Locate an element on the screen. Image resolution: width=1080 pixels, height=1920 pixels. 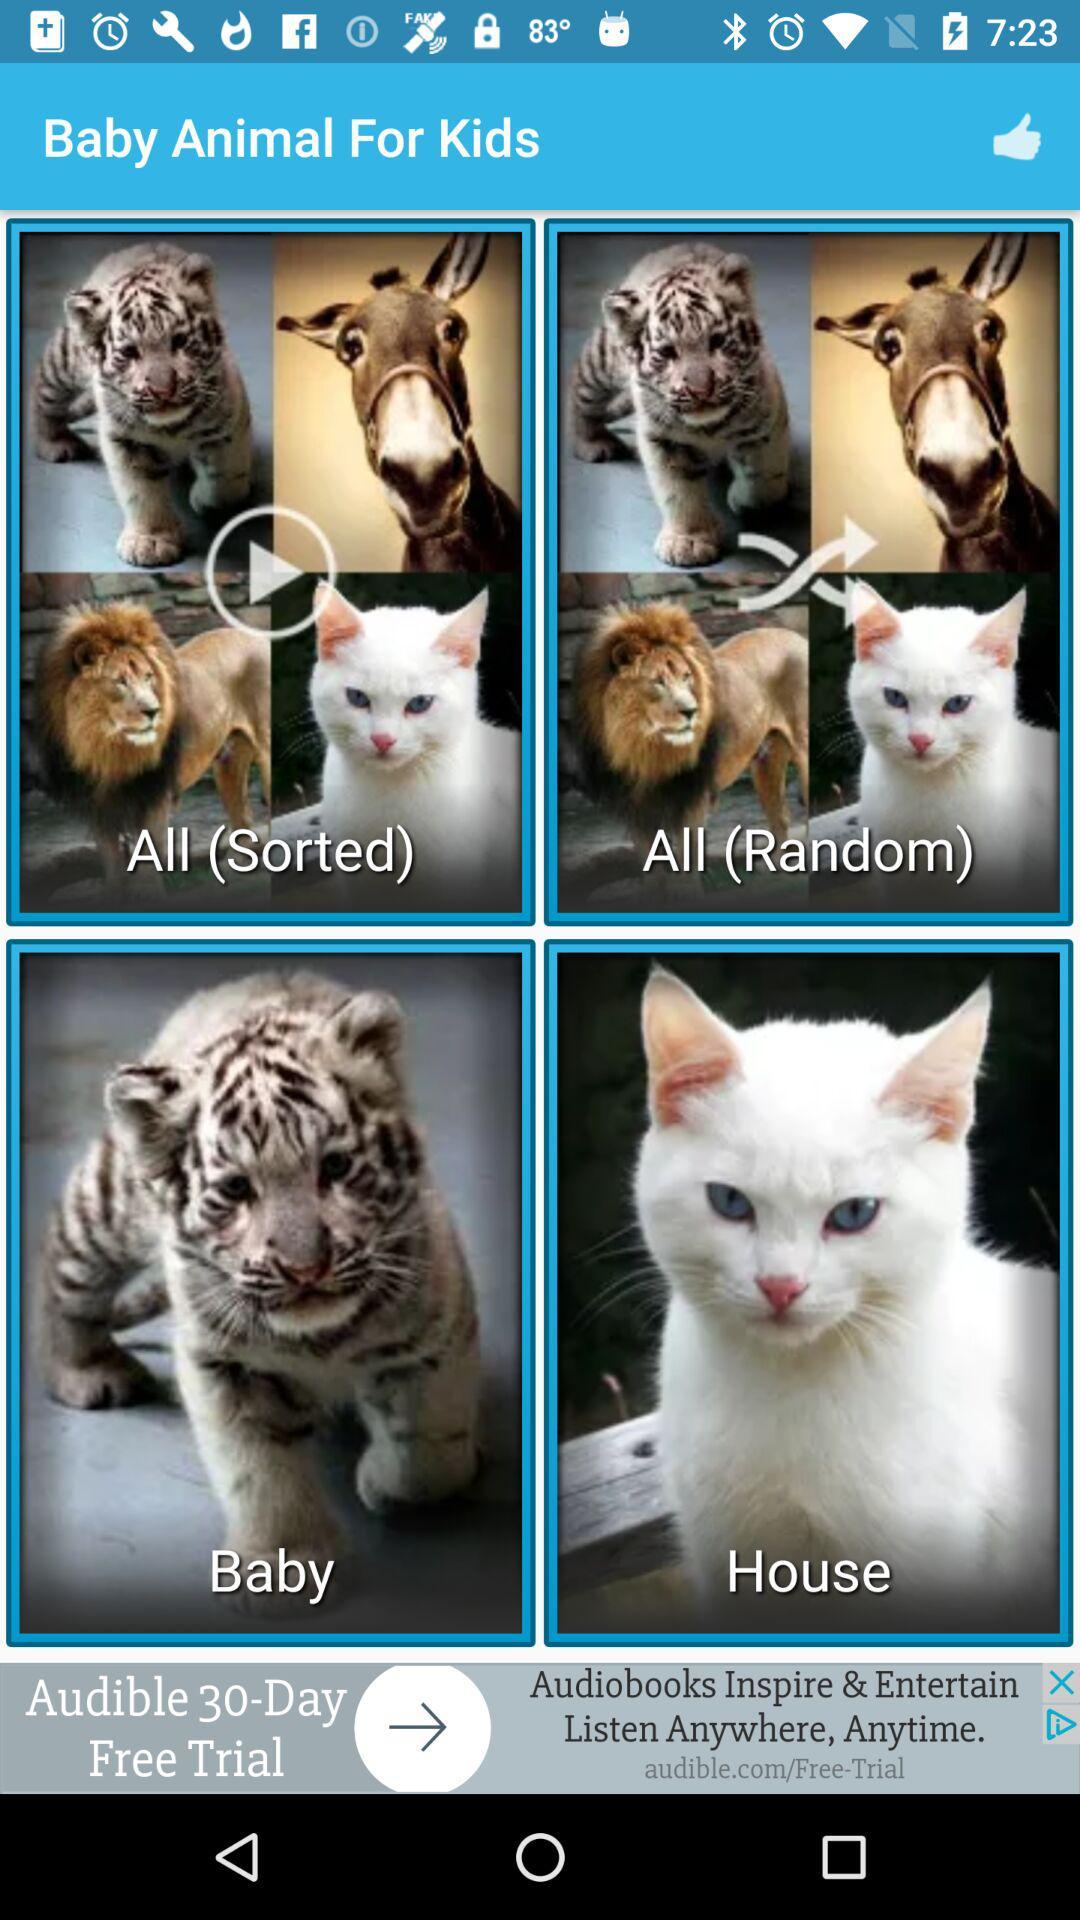
the second image in the second row is located at coordinates (807, 1292).